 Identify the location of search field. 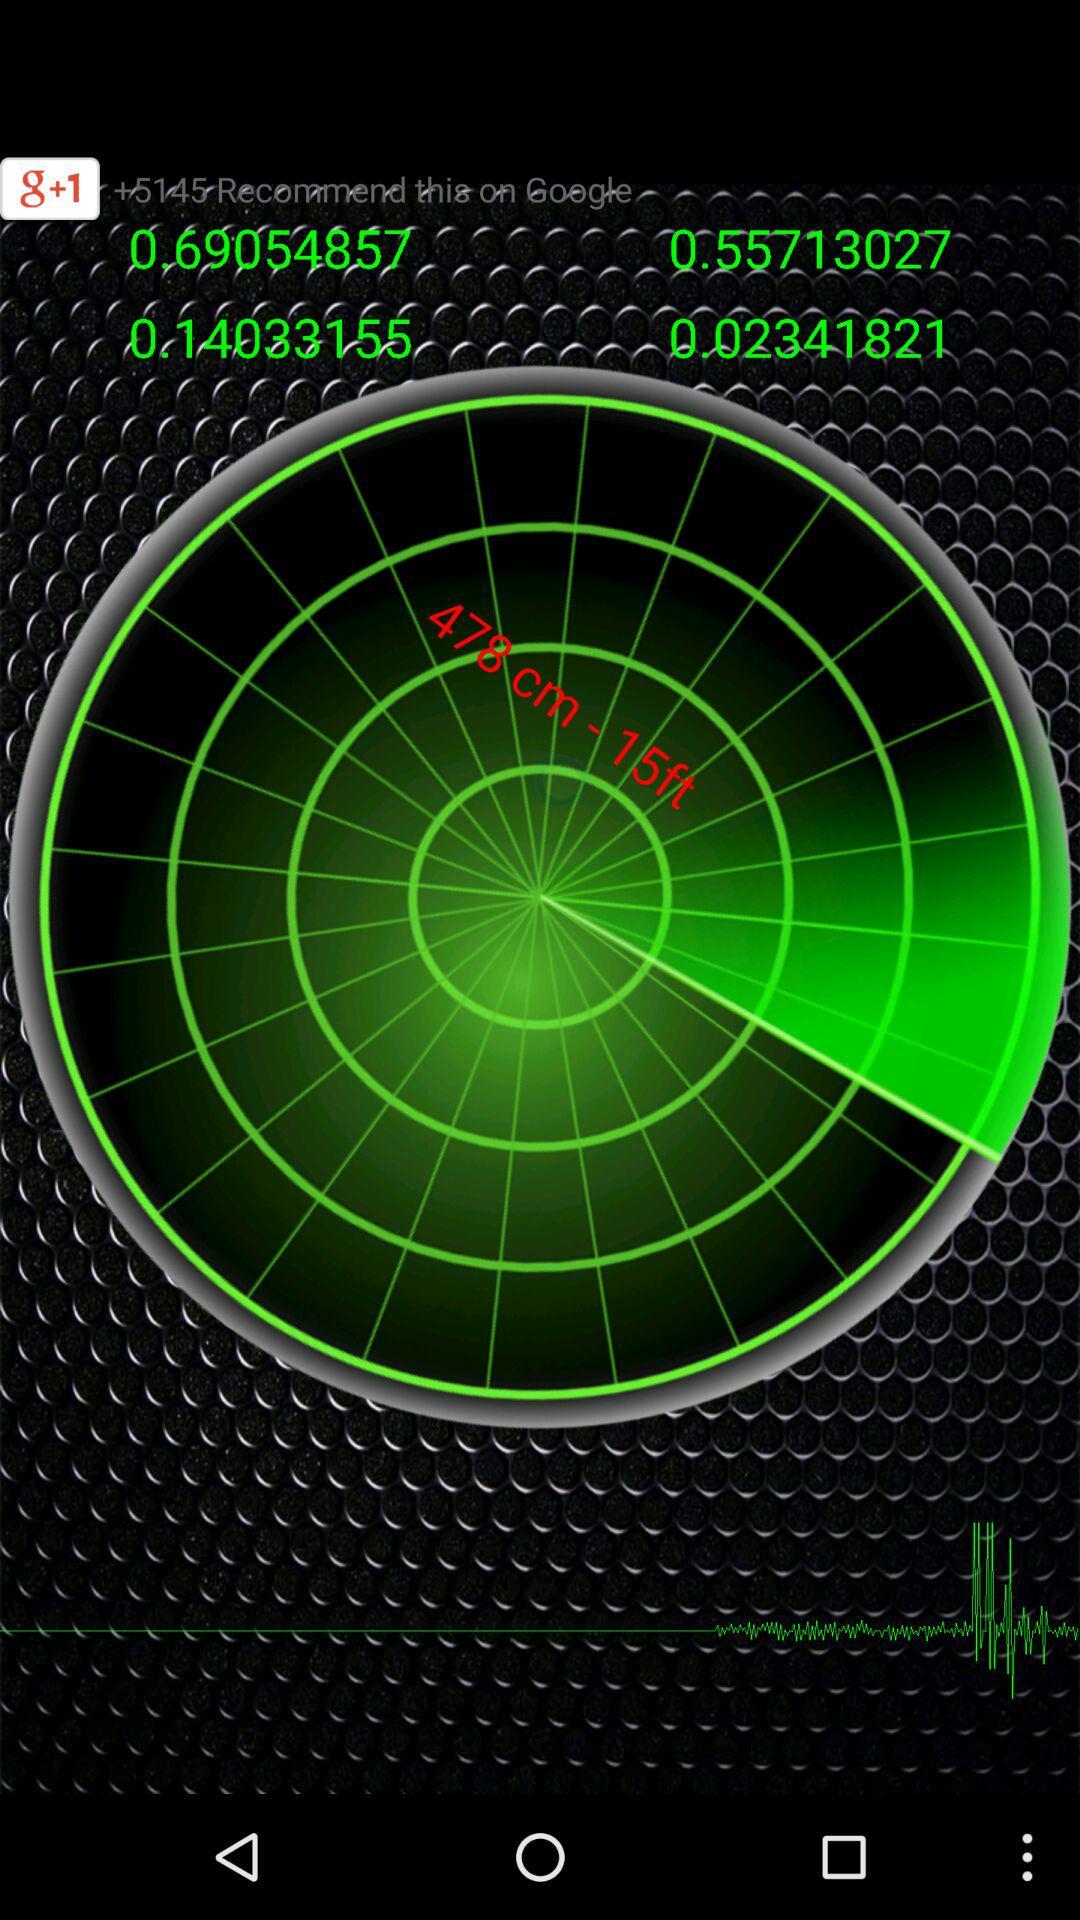
(540, 65).